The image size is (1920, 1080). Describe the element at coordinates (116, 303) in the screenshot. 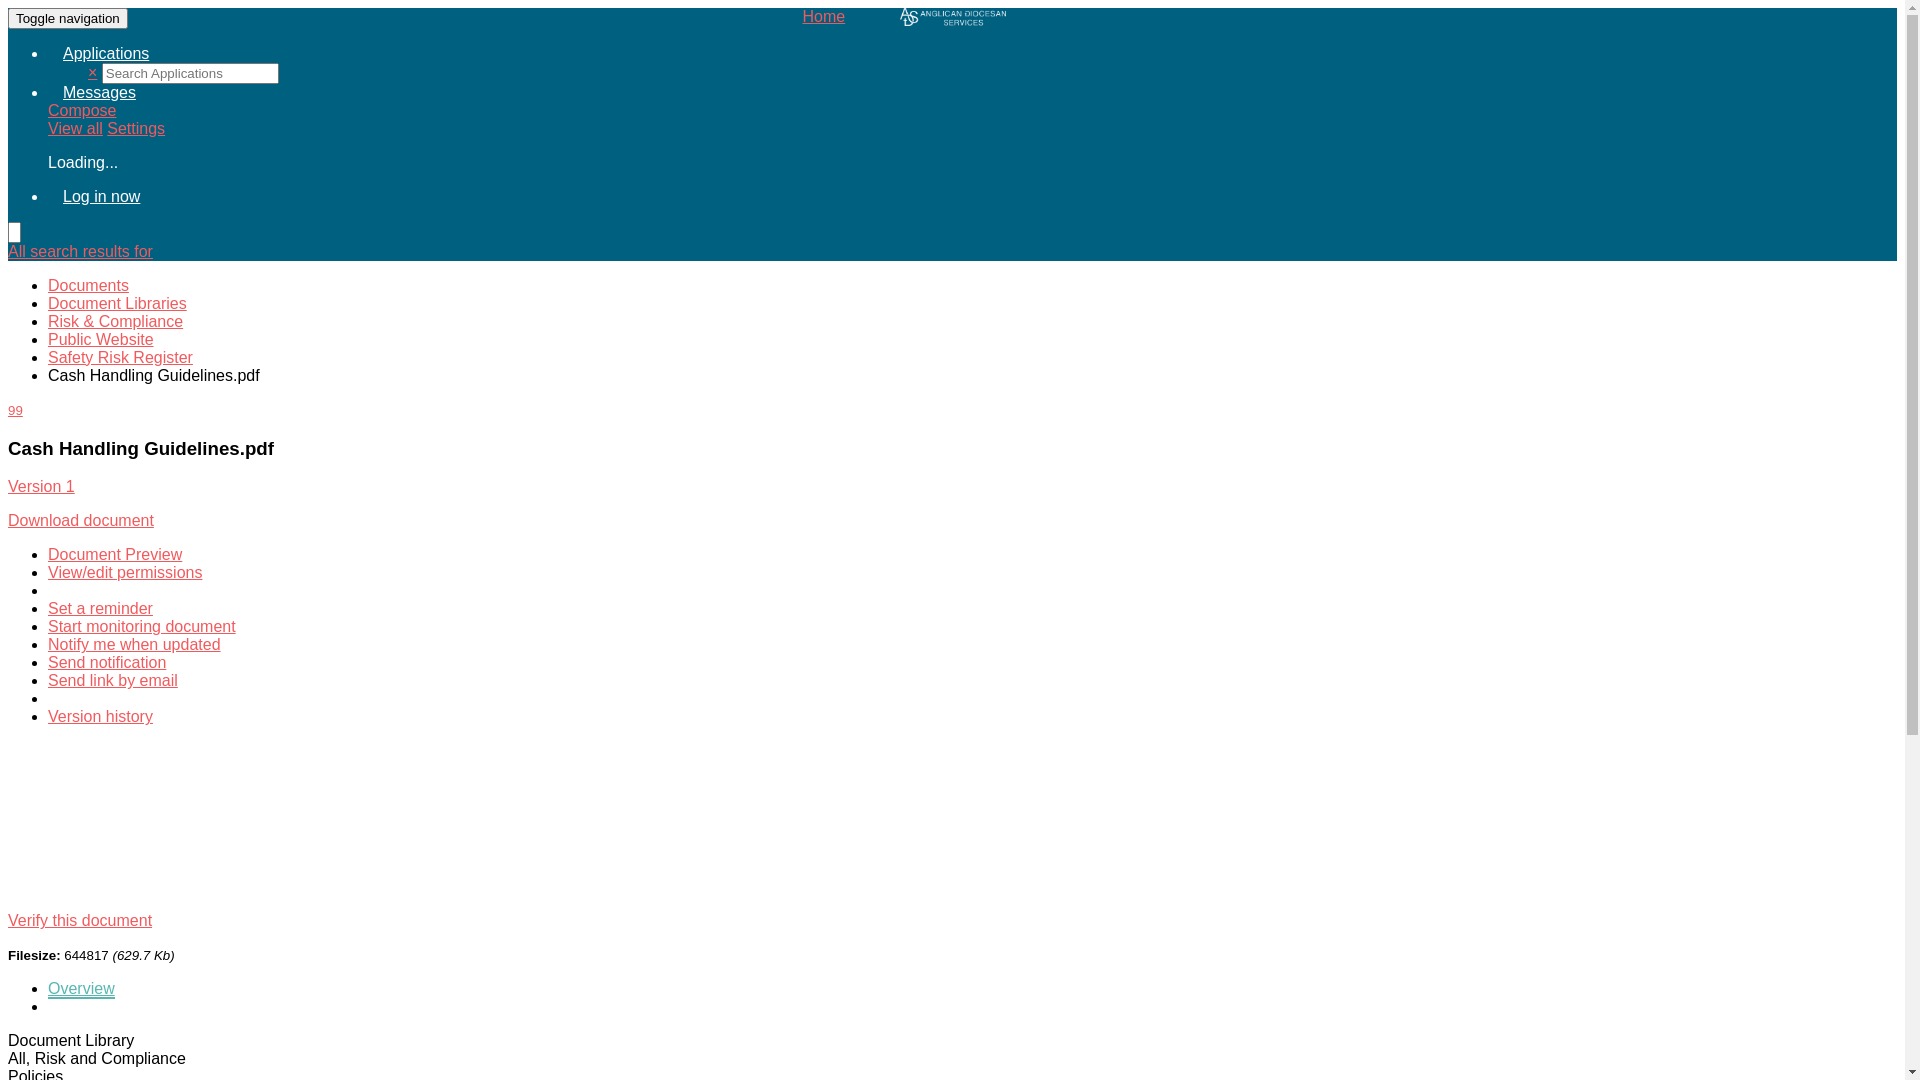

I see `'Document Libraries'` at that location.